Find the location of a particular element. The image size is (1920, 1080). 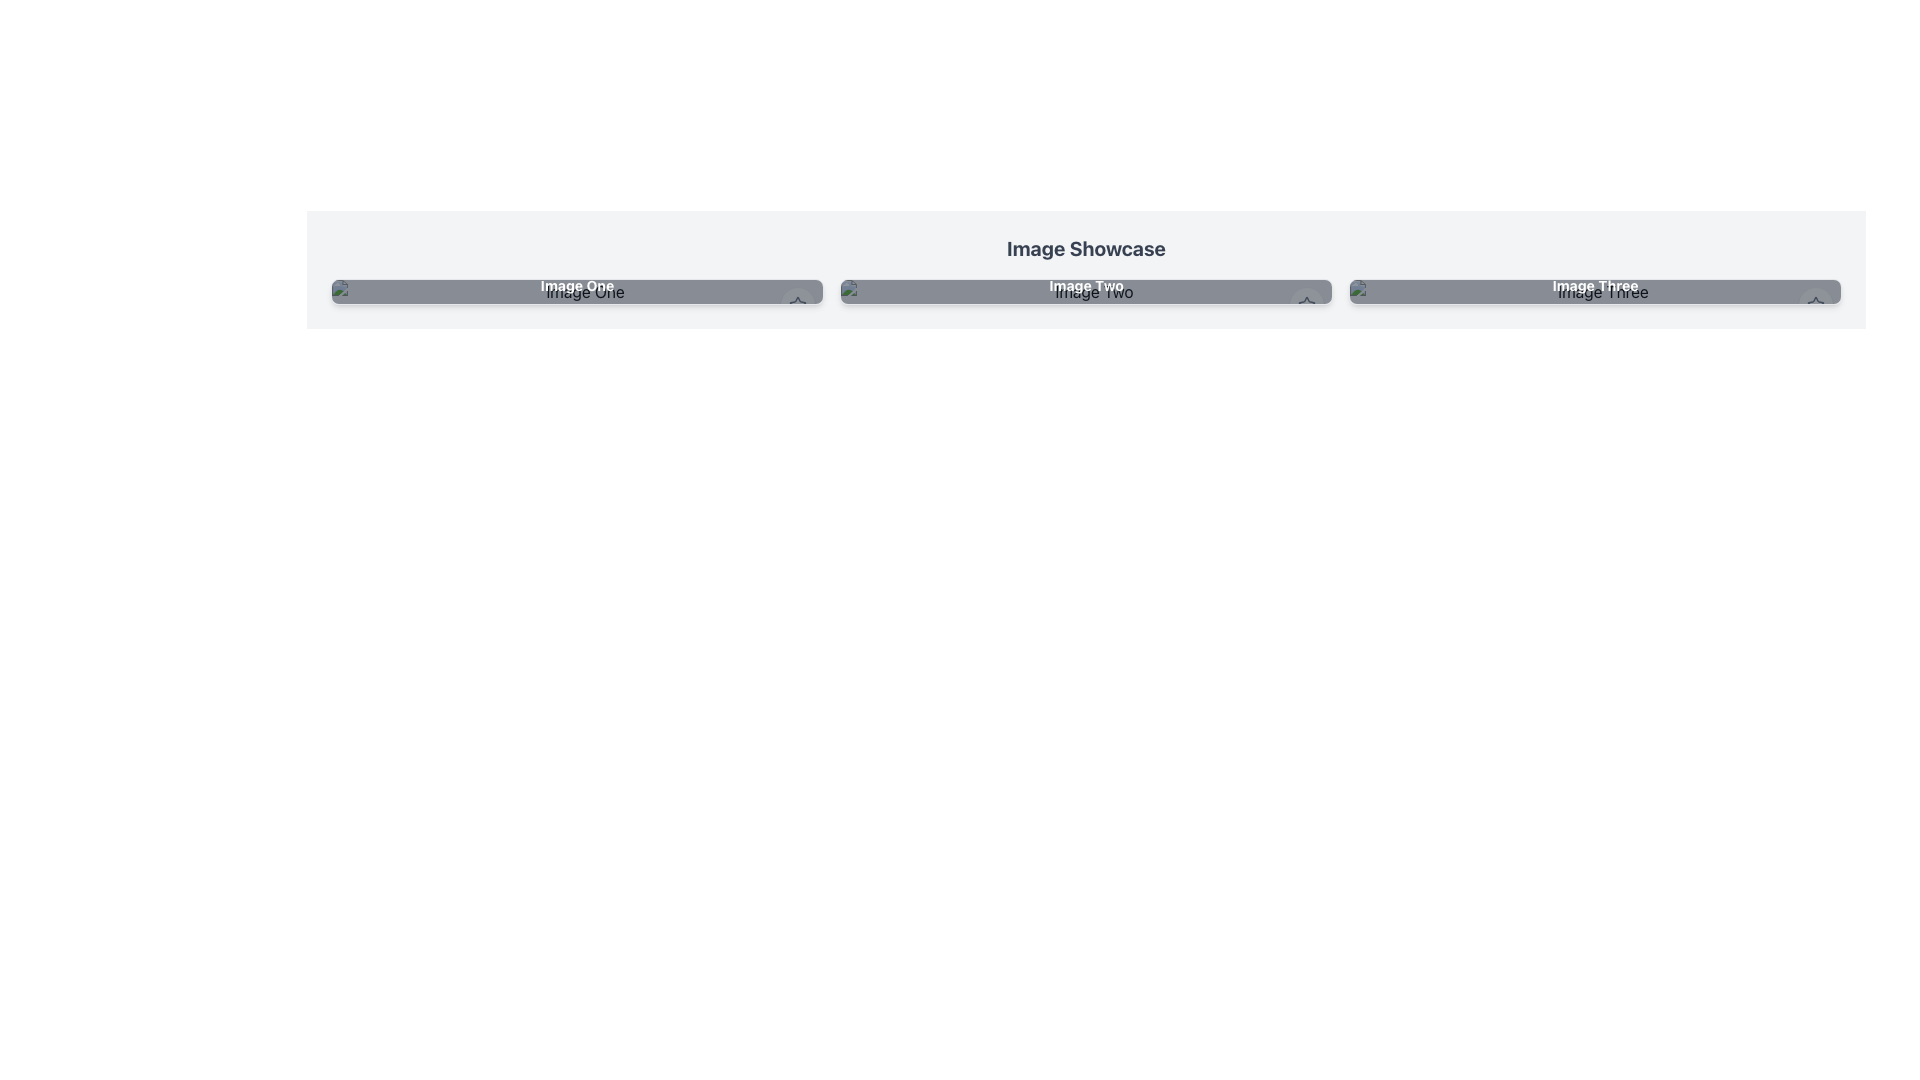

static text label that displays 'Image Two', which is located at the center bottom of the middle card in a horizontal row of three cards is located at coordinates (1085, 285).